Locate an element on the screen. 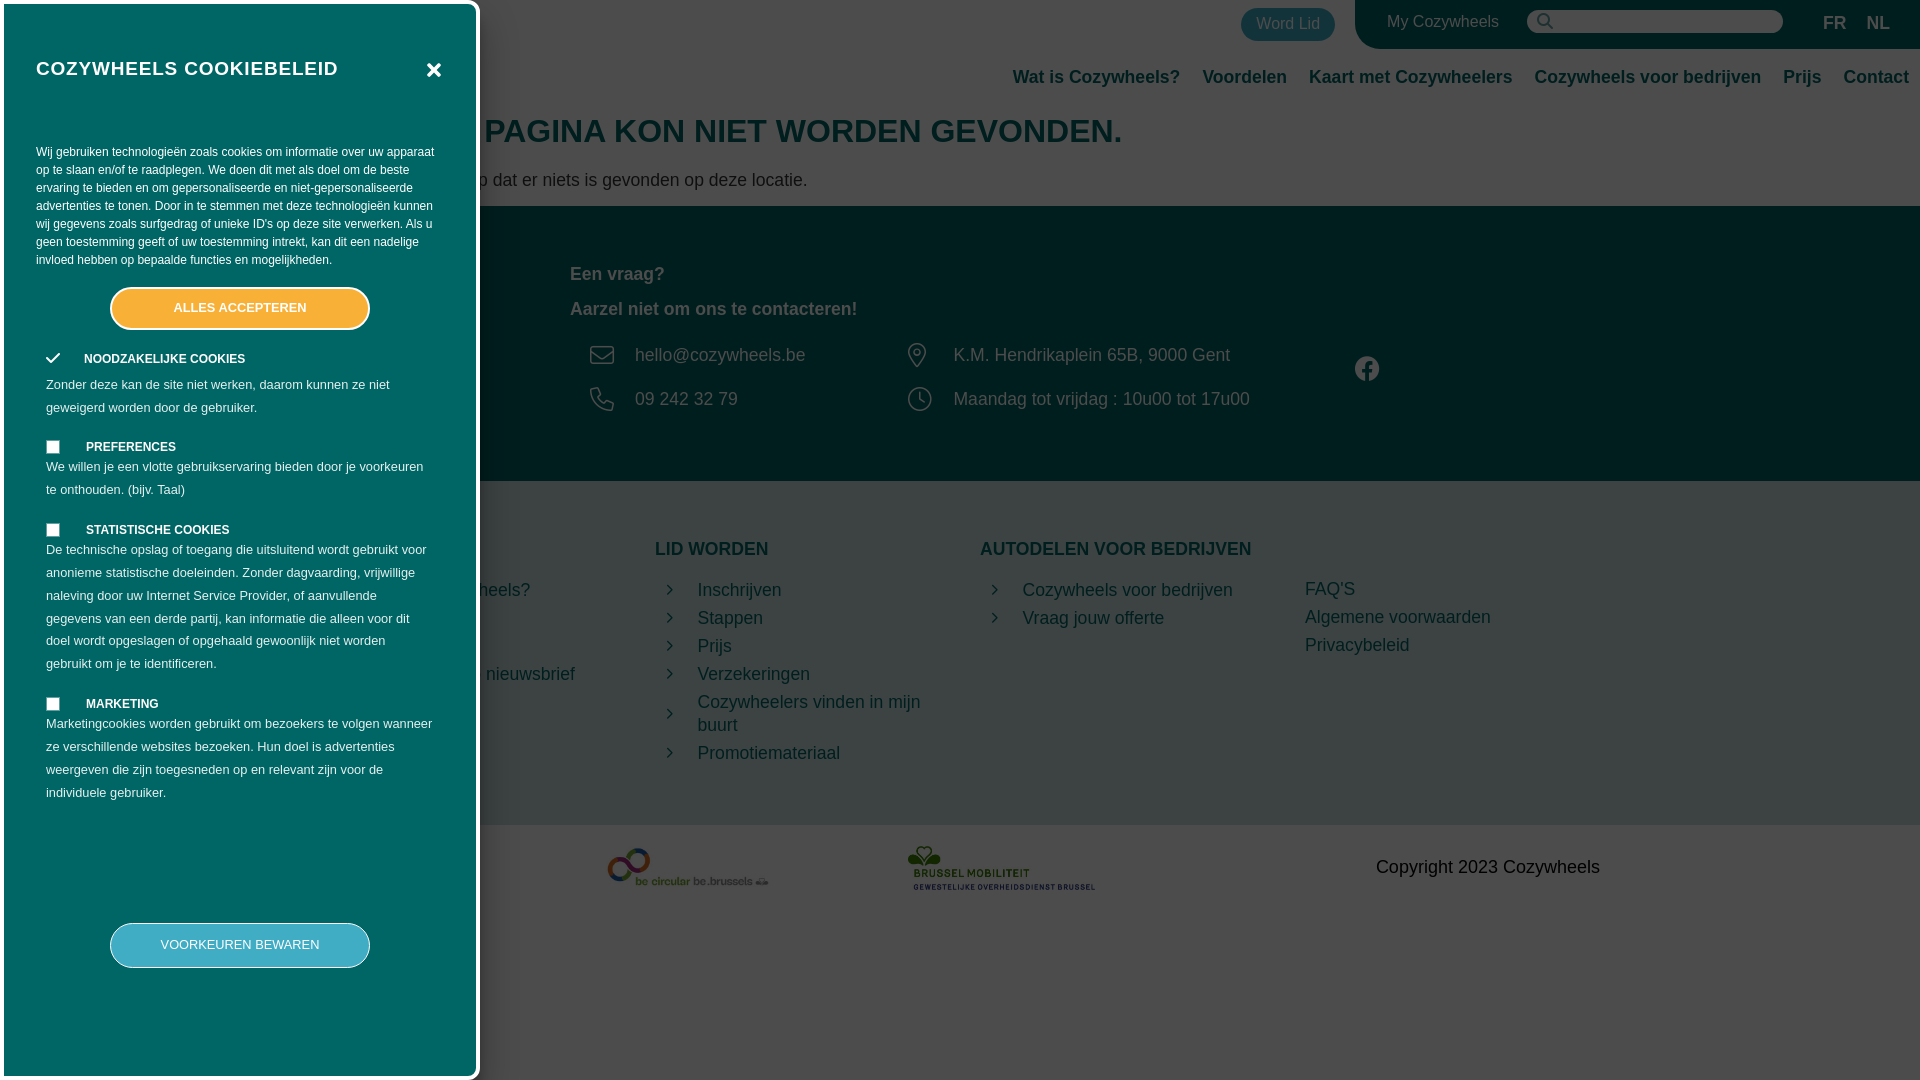 The width and height of the screenshot is (1920, 1080). 'VOORKEUREN BEWAREN' is located at coordinates (109, 945).